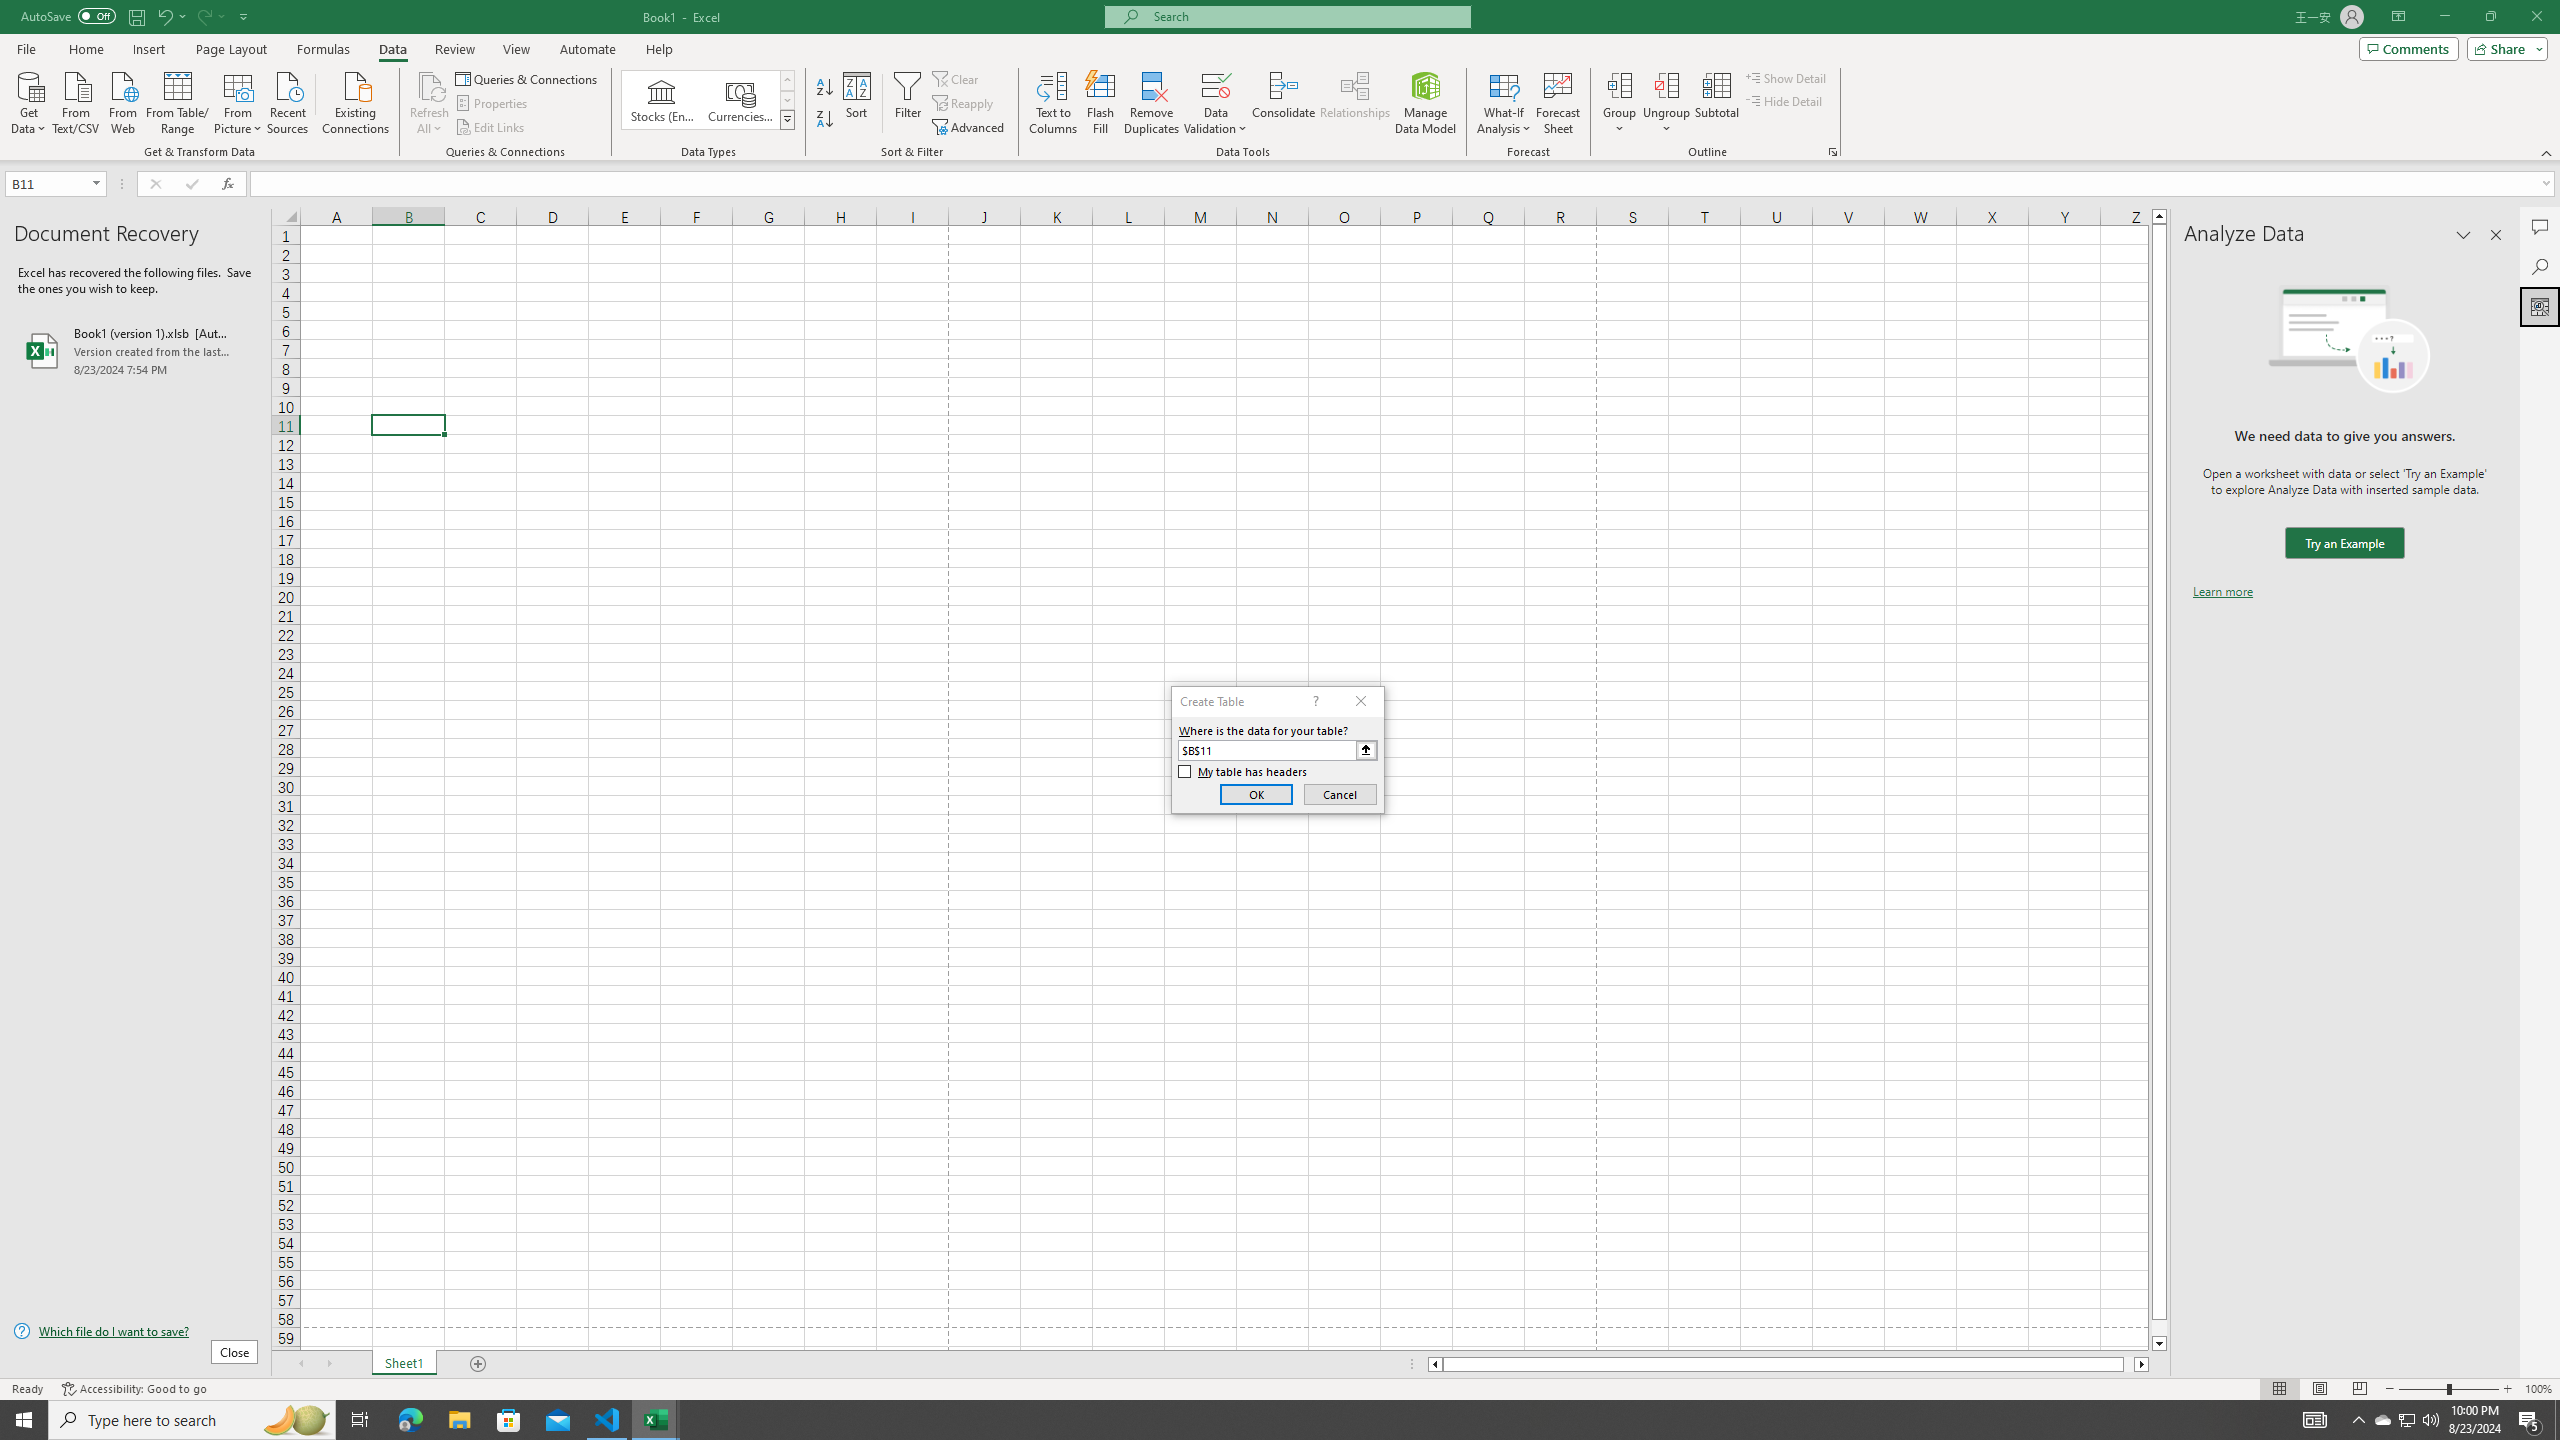  What do you see at coordinates (660, 99) in the screenshot?
I see `'Stocks (English)'` at bounding box center [660, 99].